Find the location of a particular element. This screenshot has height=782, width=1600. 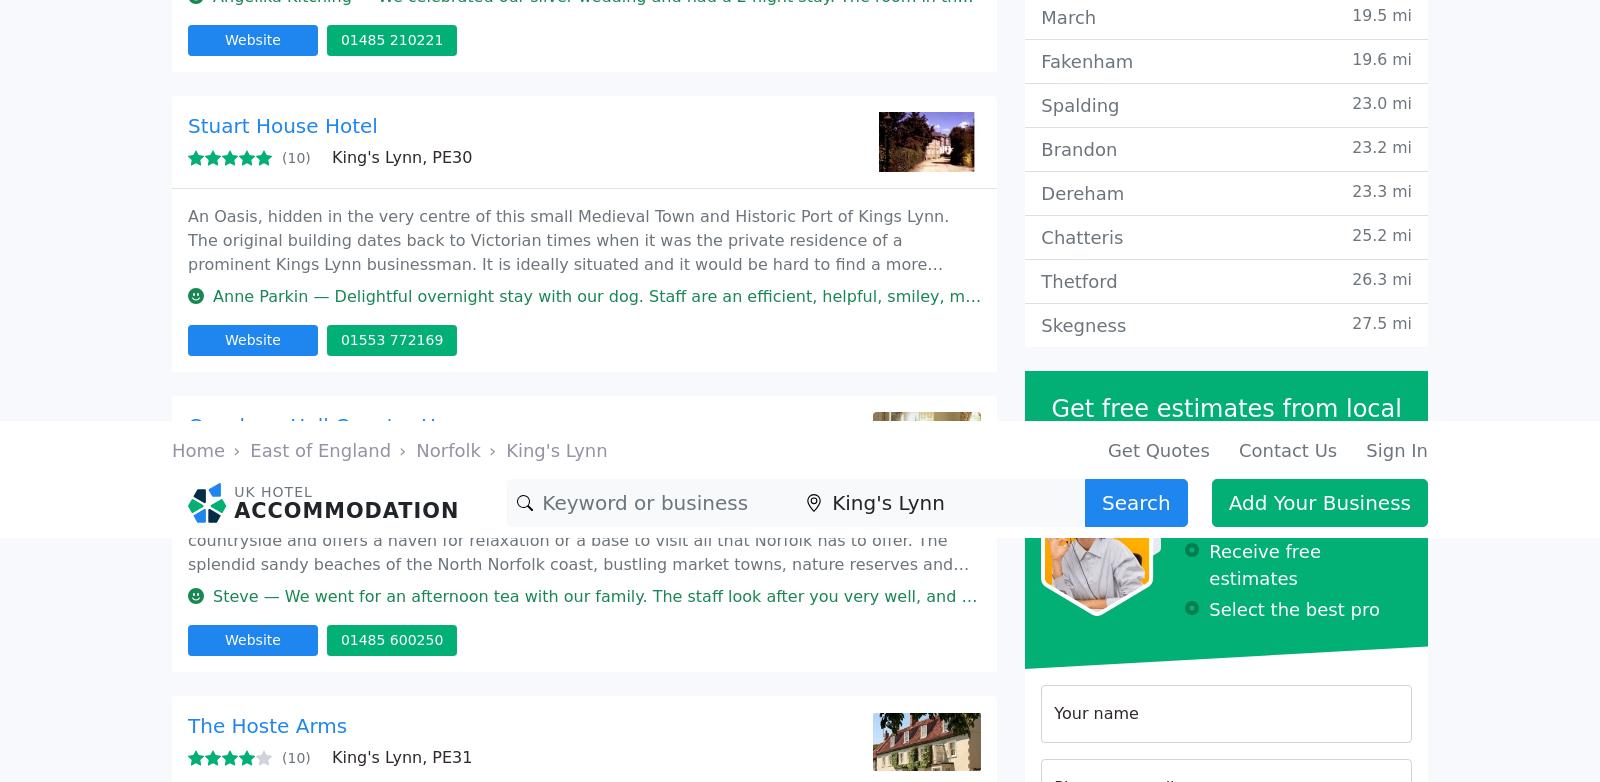

'UK Hotel' is located at coordinates (299, 211).